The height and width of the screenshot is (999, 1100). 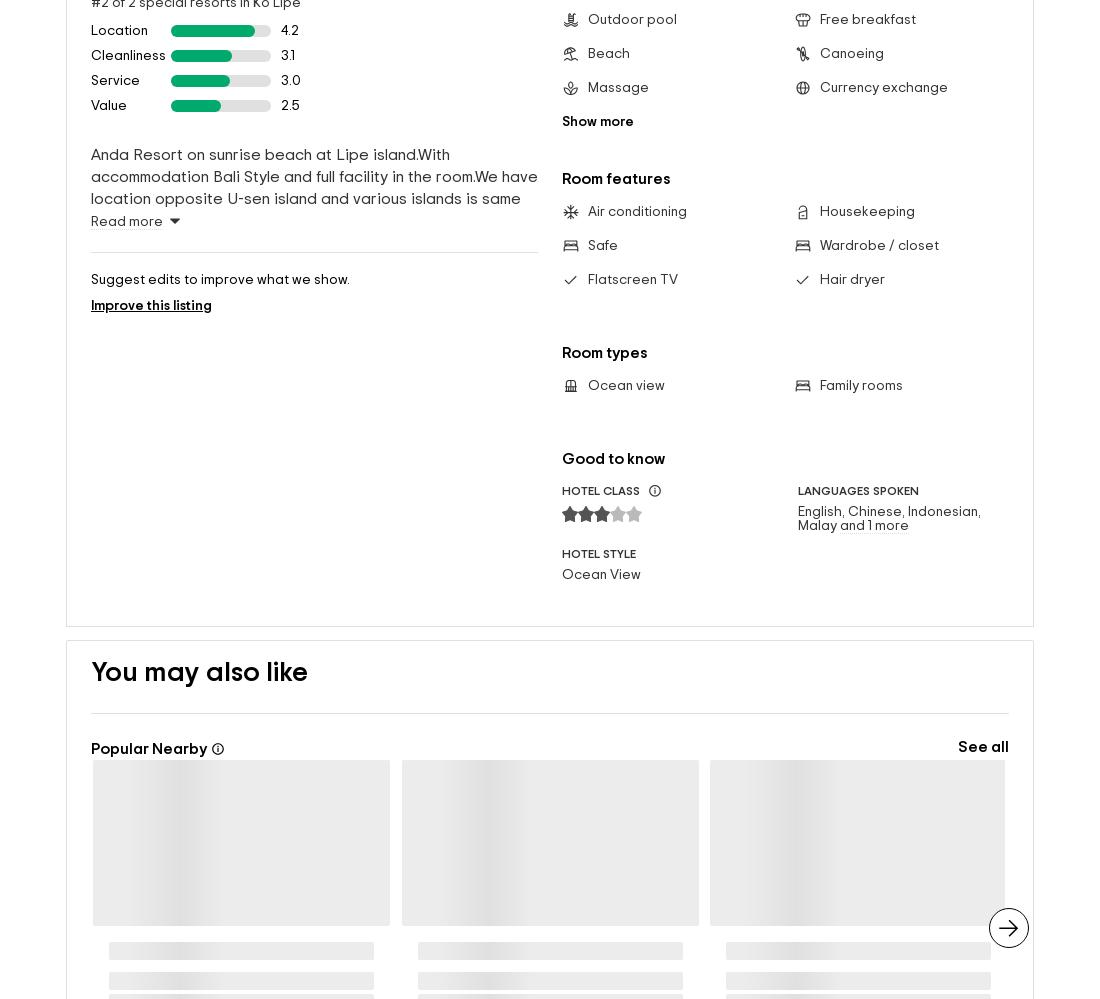 What do you see at coordinates (128, 22) in the screenshot?
I see `'Cleanliness'` at bounding box center [128, 22].